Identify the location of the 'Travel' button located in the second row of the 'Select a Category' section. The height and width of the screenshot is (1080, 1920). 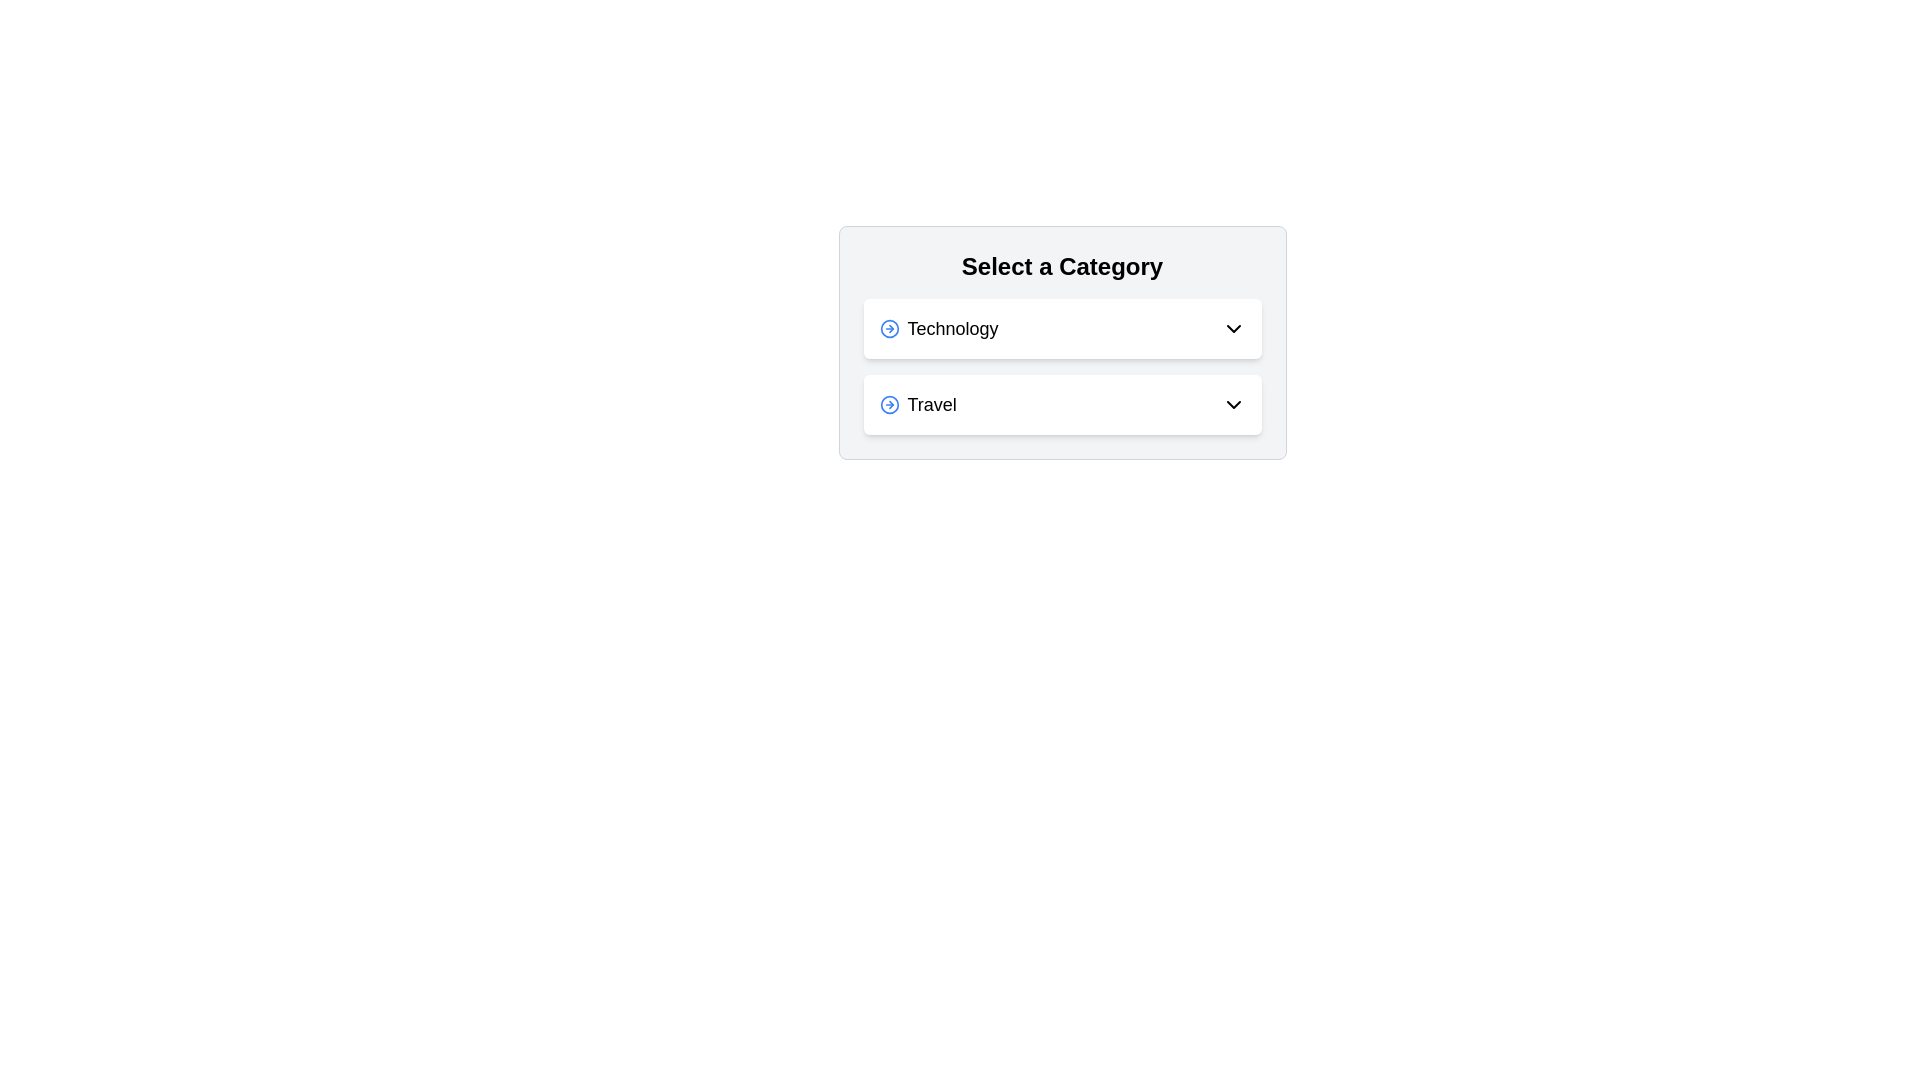
(1061, 405).